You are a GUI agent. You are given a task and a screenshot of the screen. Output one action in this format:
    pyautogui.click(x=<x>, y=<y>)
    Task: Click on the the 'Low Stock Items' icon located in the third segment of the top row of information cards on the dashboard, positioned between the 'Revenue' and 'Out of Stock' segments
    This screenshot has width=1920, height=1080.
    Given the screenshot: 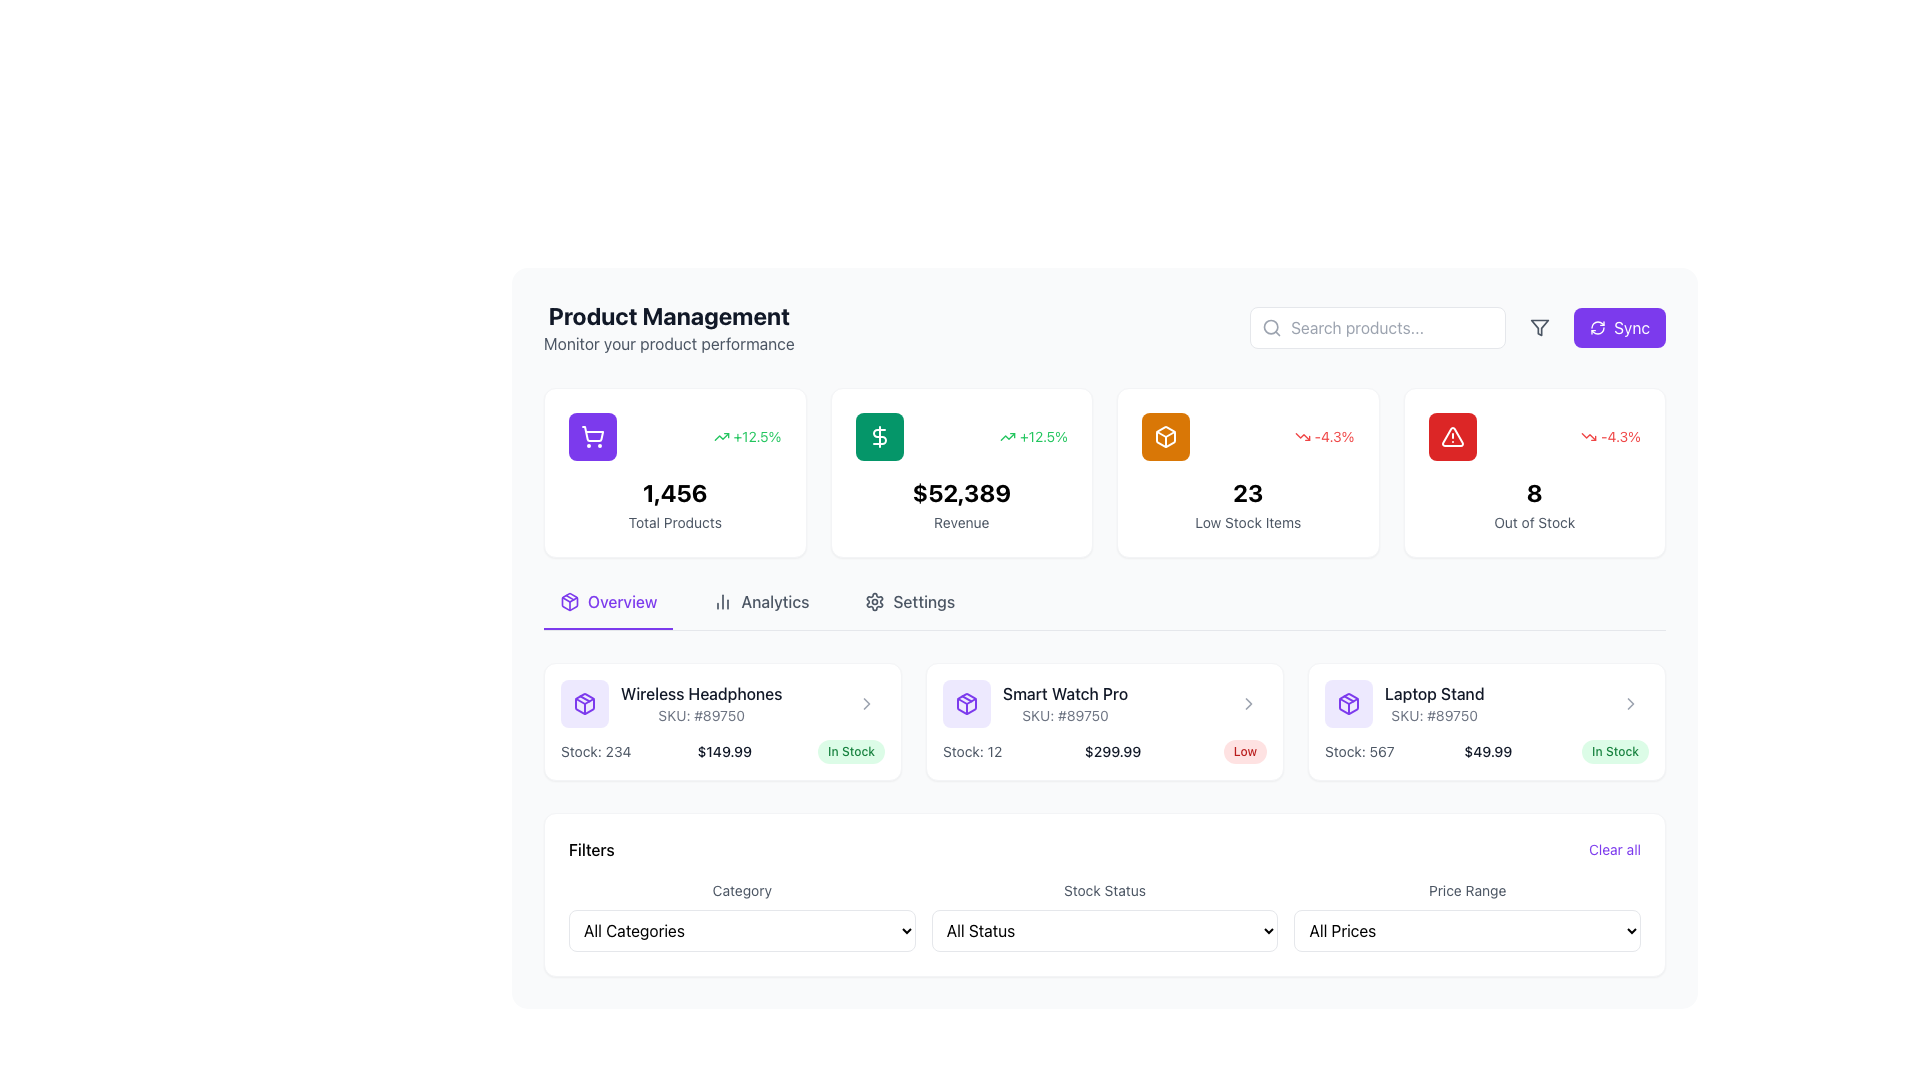 What is the action you would take?
    pyautogui.click(x=1166, y=435)
    